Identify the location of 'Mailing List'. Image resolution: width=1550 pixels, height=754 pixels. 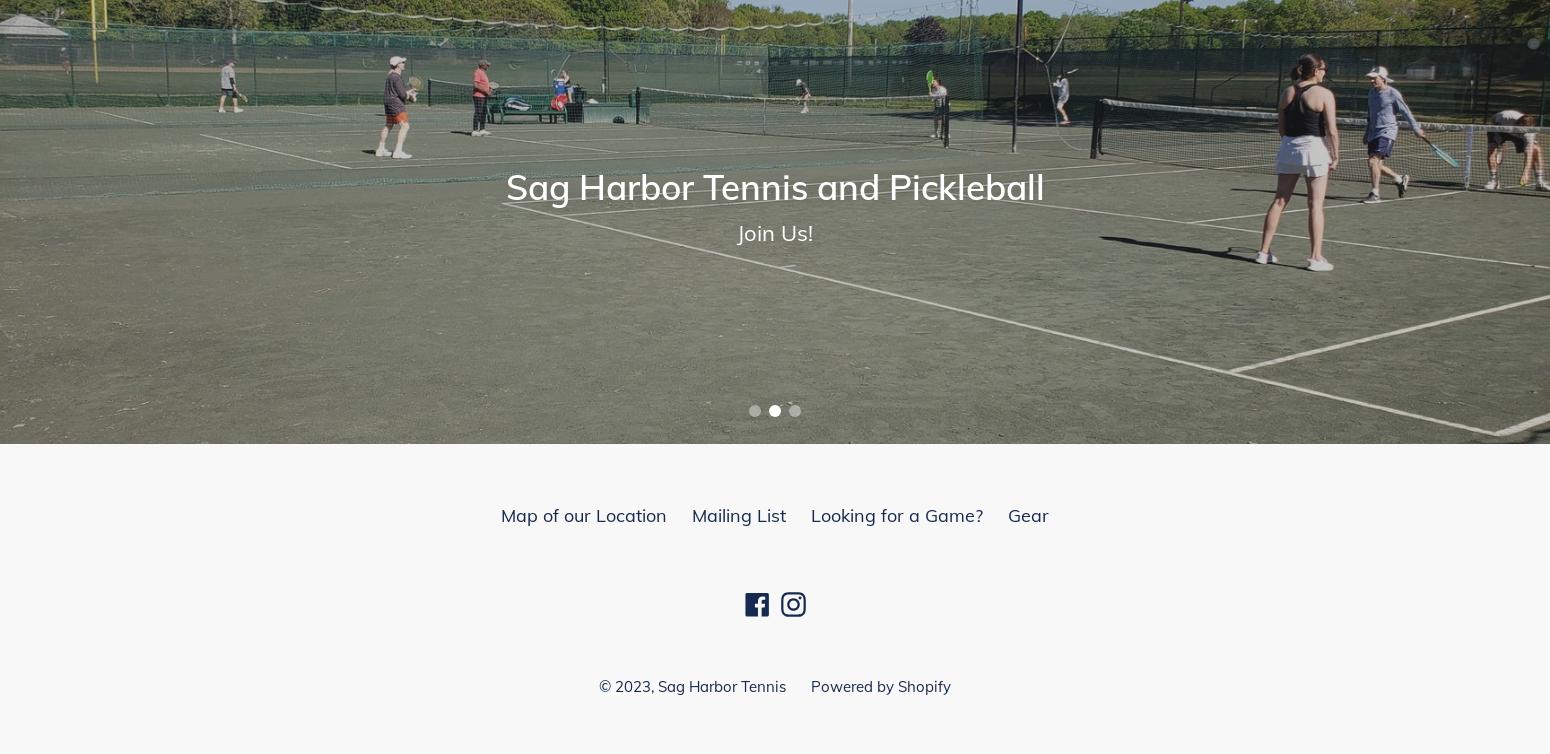
(739, 515).